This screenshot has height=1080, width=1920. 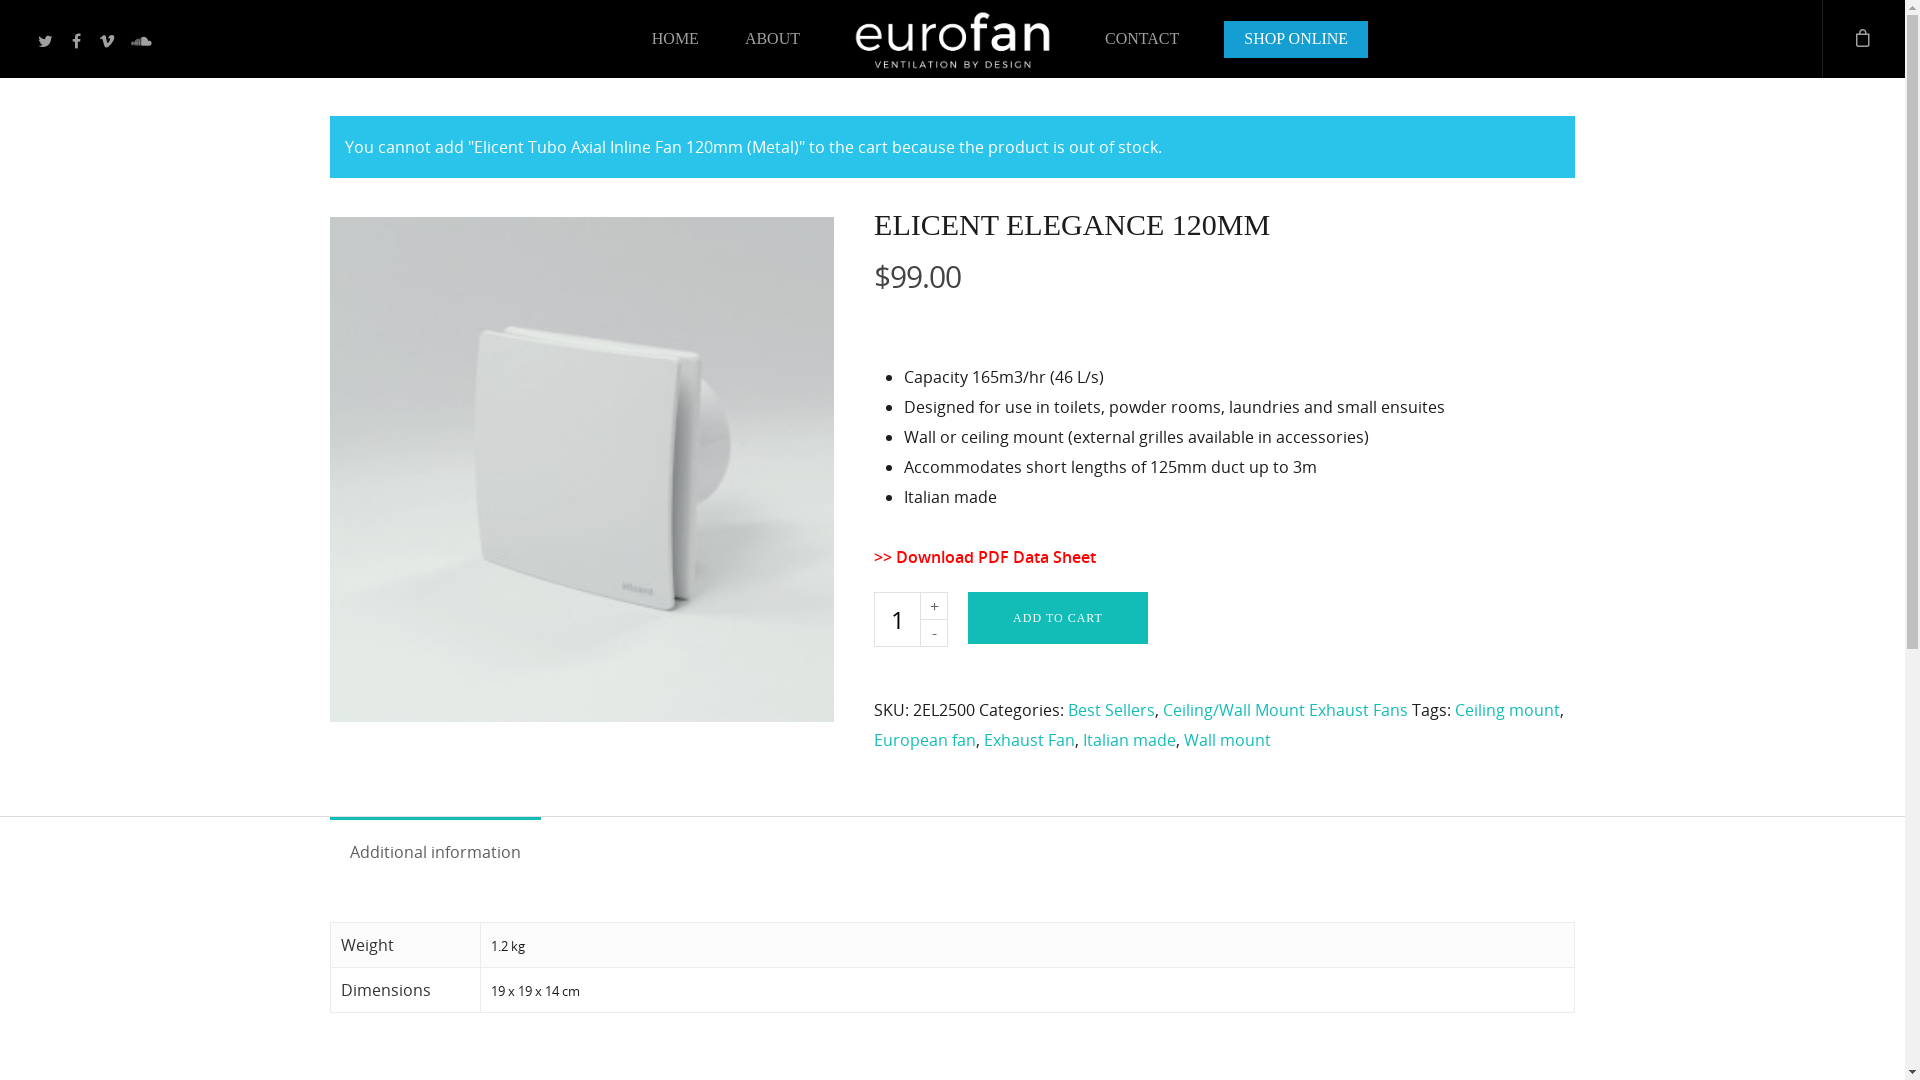 I want to click on 'Exhaust Fan', so click(x=1029, y=740).